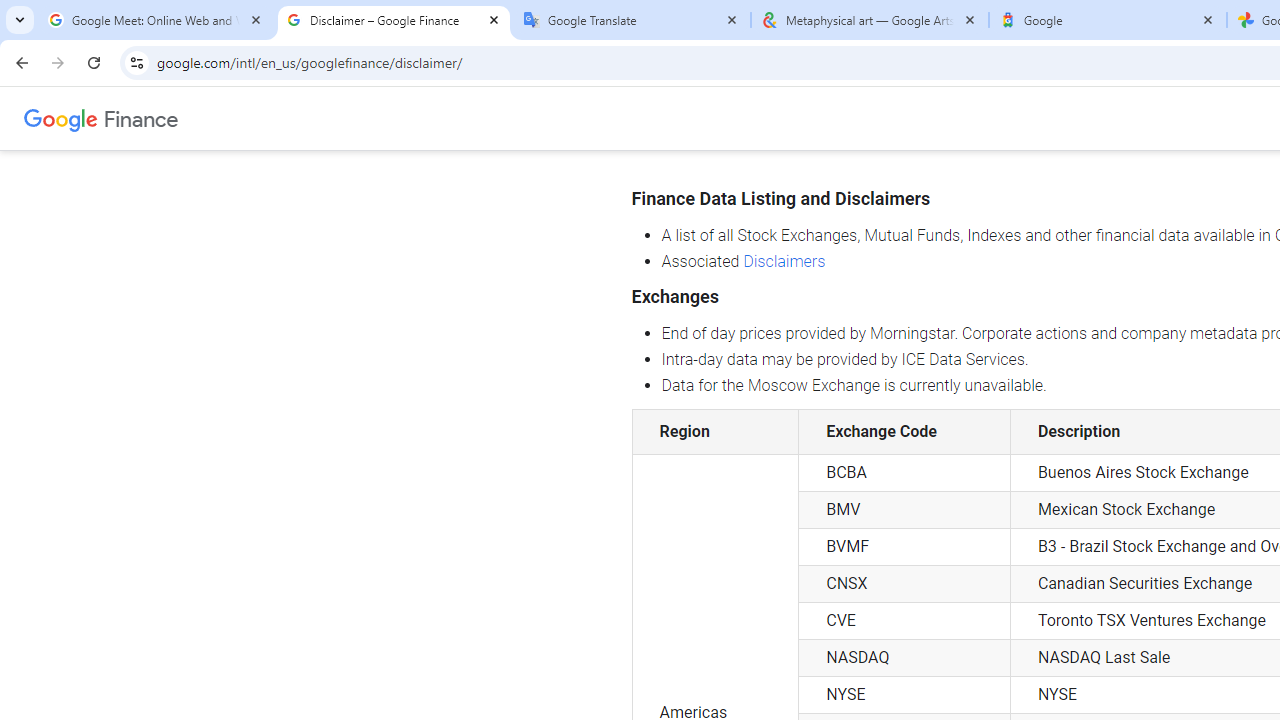 The width and height of the screenshot is (1280, 720). What do you see at coordinates (631, 20) in the screenshot?
I see `'Google Translate'` at bounding box center [631, 20].